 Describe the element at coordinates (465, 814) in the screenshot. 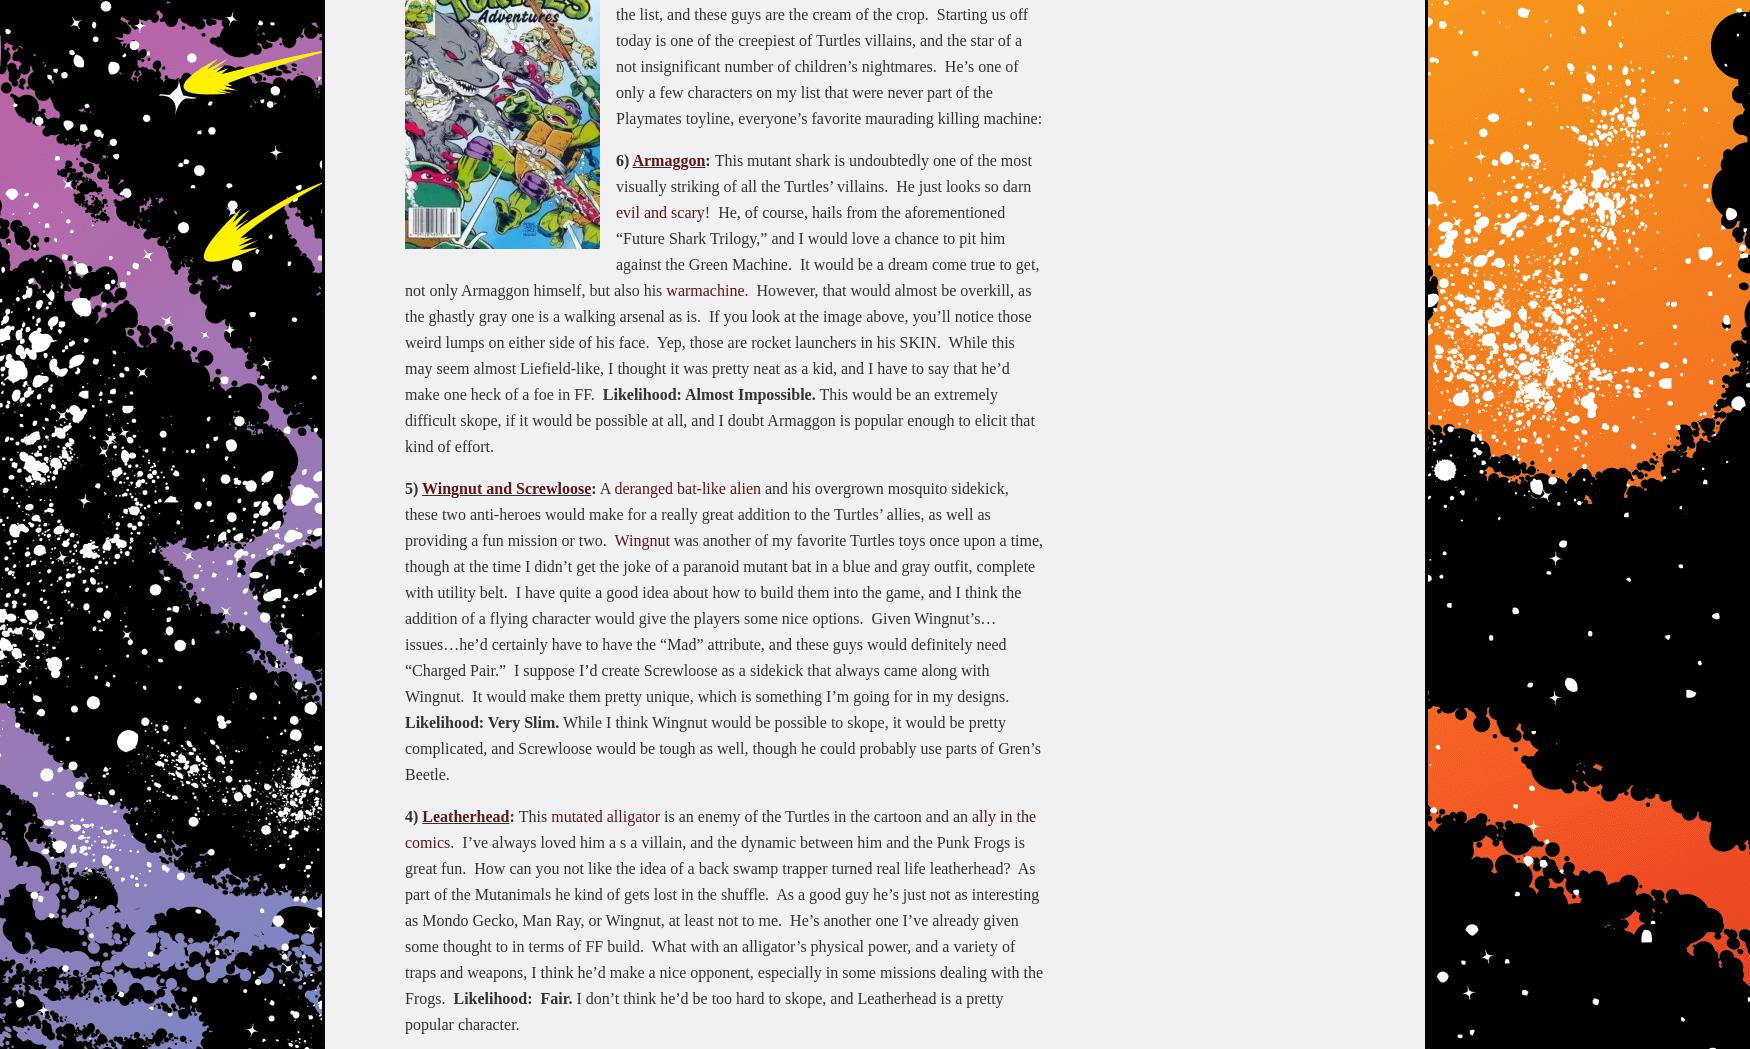

I see `'Leatherhead'` at that location.